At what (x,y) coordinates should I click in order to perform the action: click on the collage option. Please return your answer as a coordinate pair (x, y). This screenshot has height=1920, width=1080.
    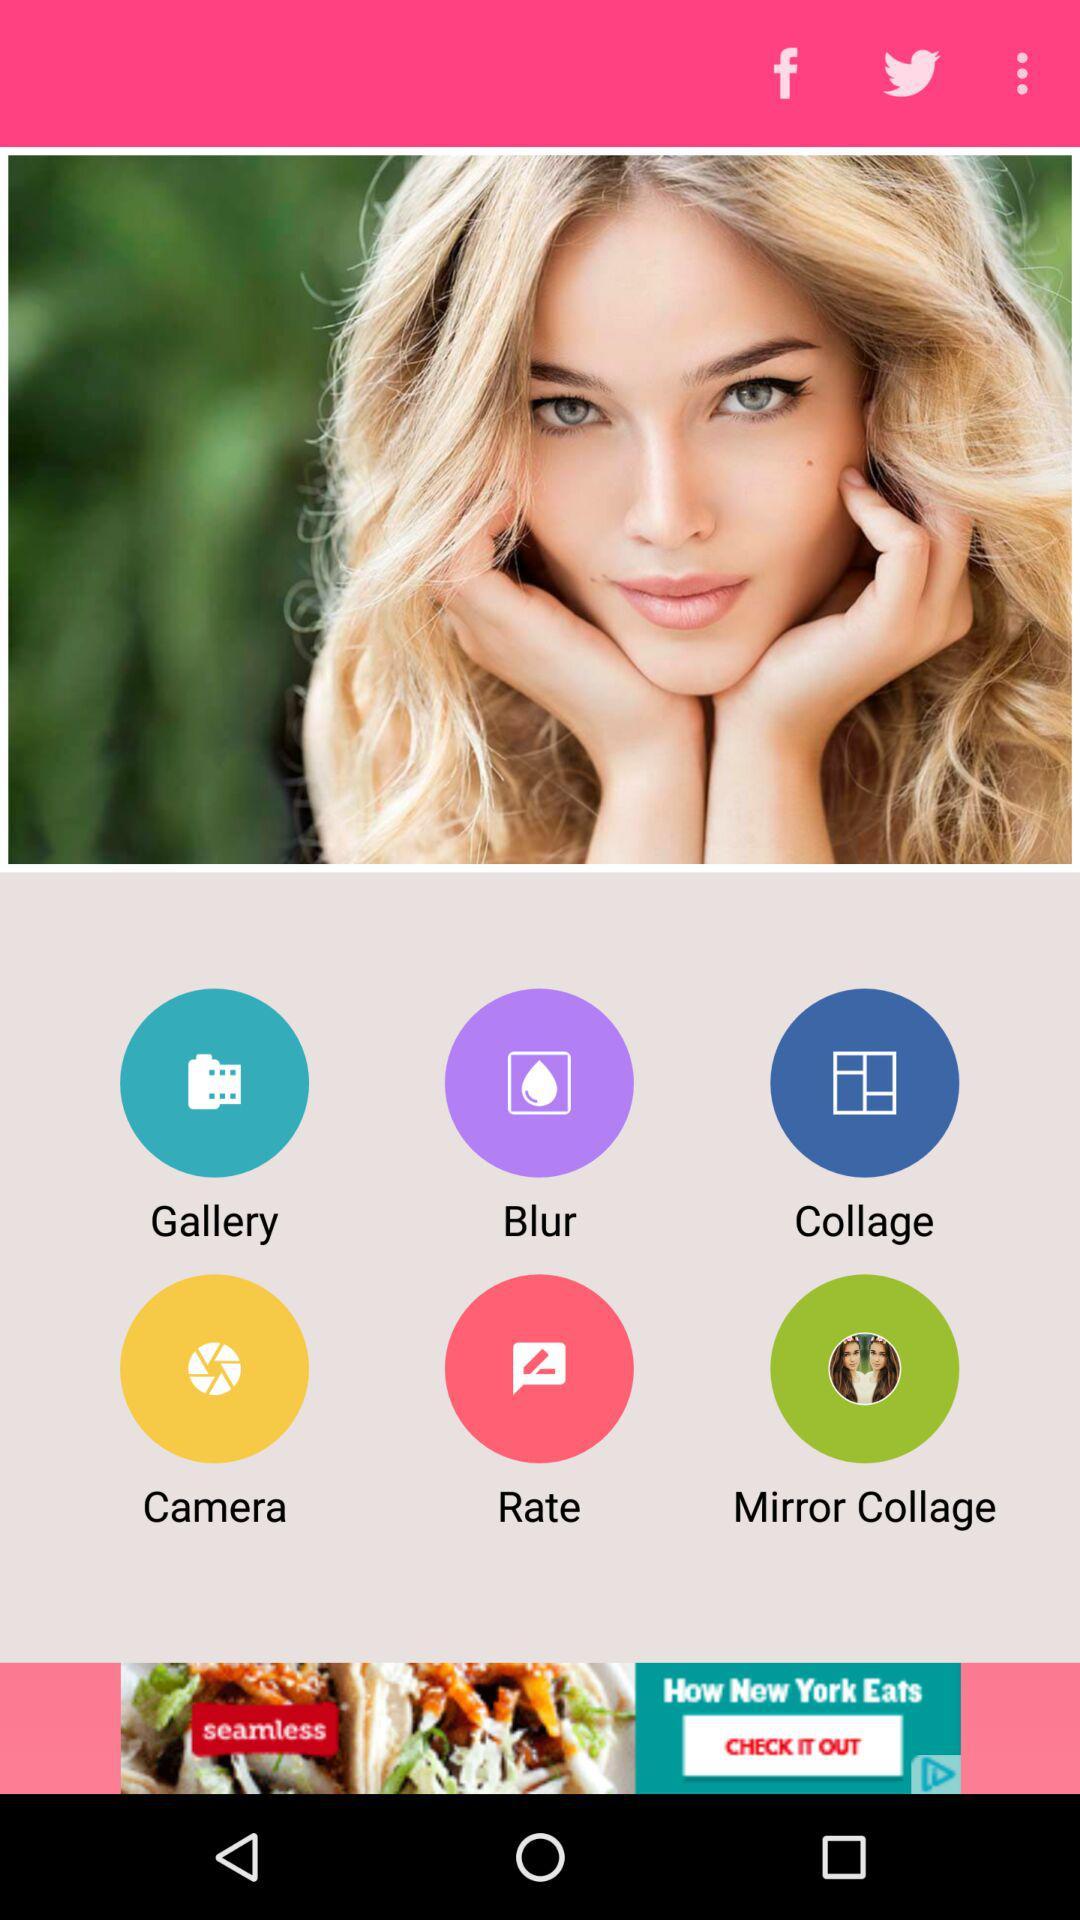
    Looking at the image, I should click on (863, 1082).